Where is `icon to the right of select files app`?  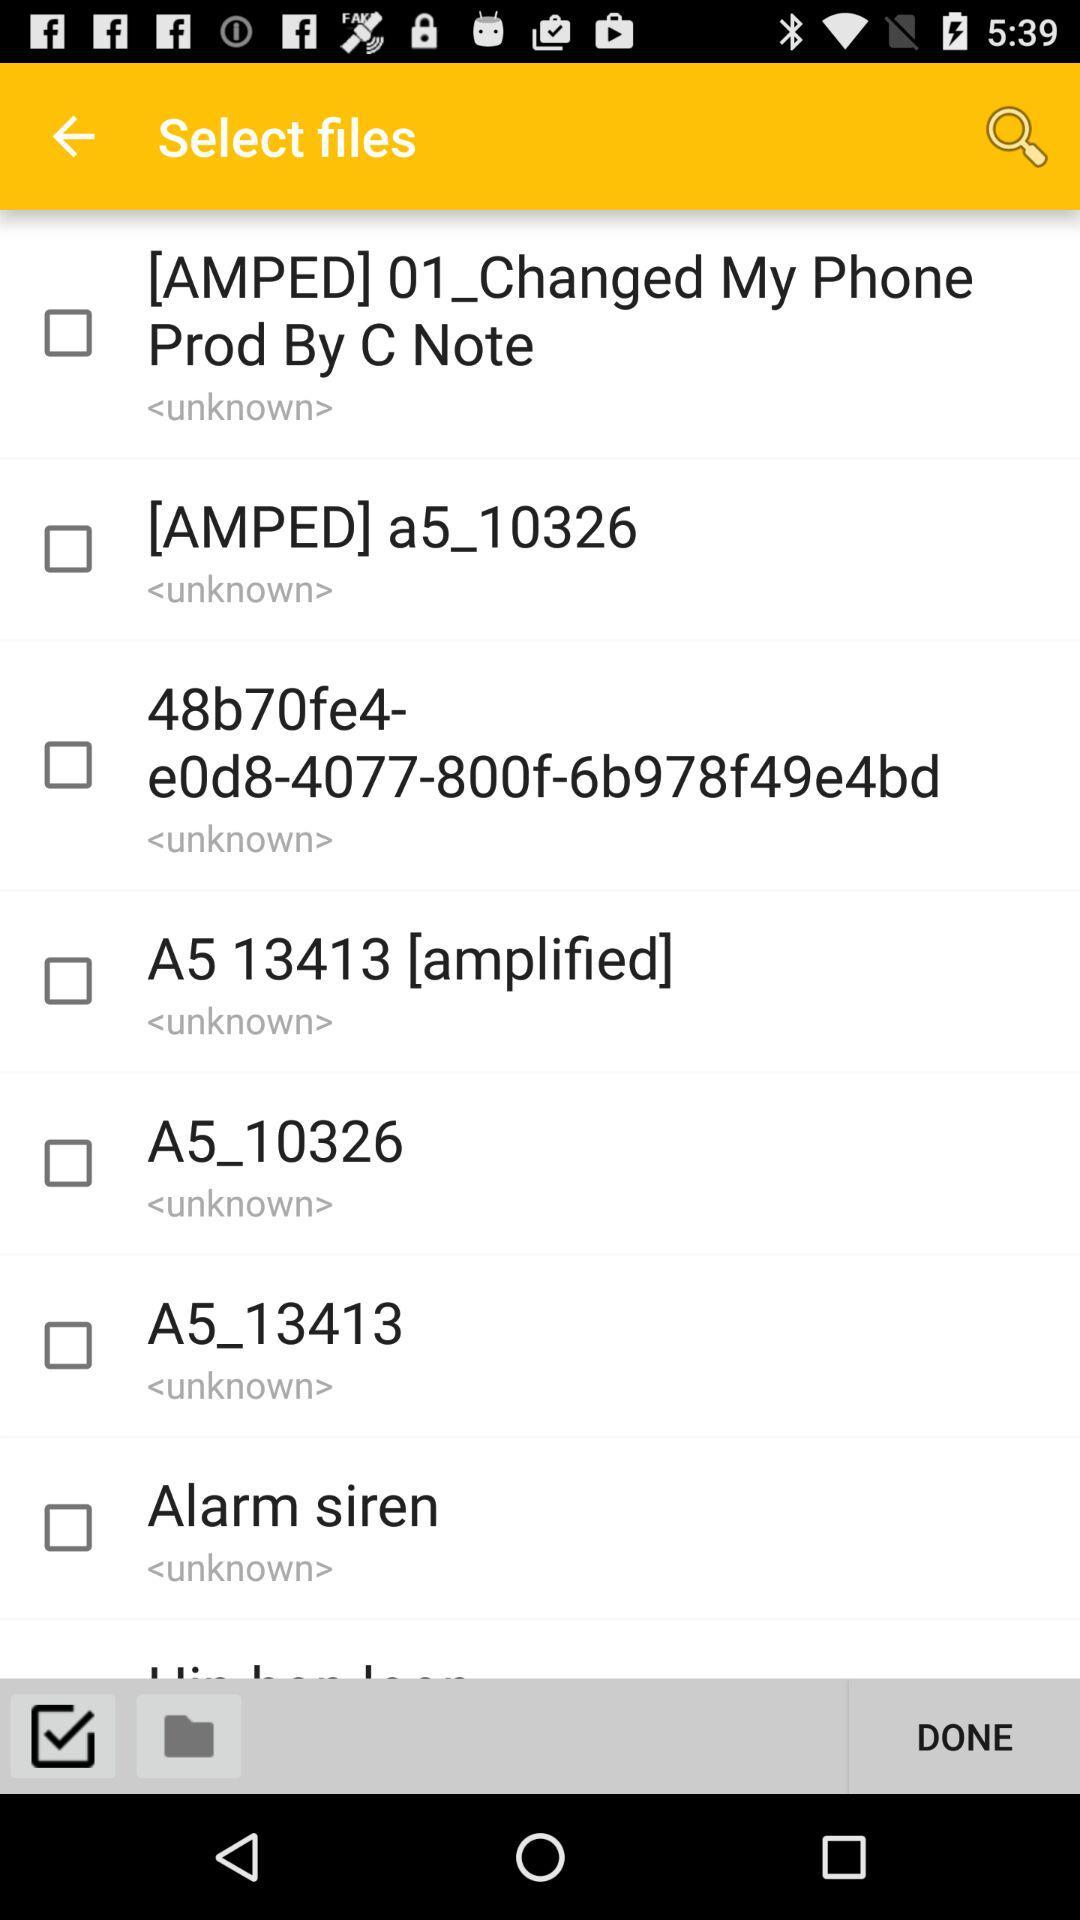
icon to the right of select files app is located at coordinates (1017, 135).